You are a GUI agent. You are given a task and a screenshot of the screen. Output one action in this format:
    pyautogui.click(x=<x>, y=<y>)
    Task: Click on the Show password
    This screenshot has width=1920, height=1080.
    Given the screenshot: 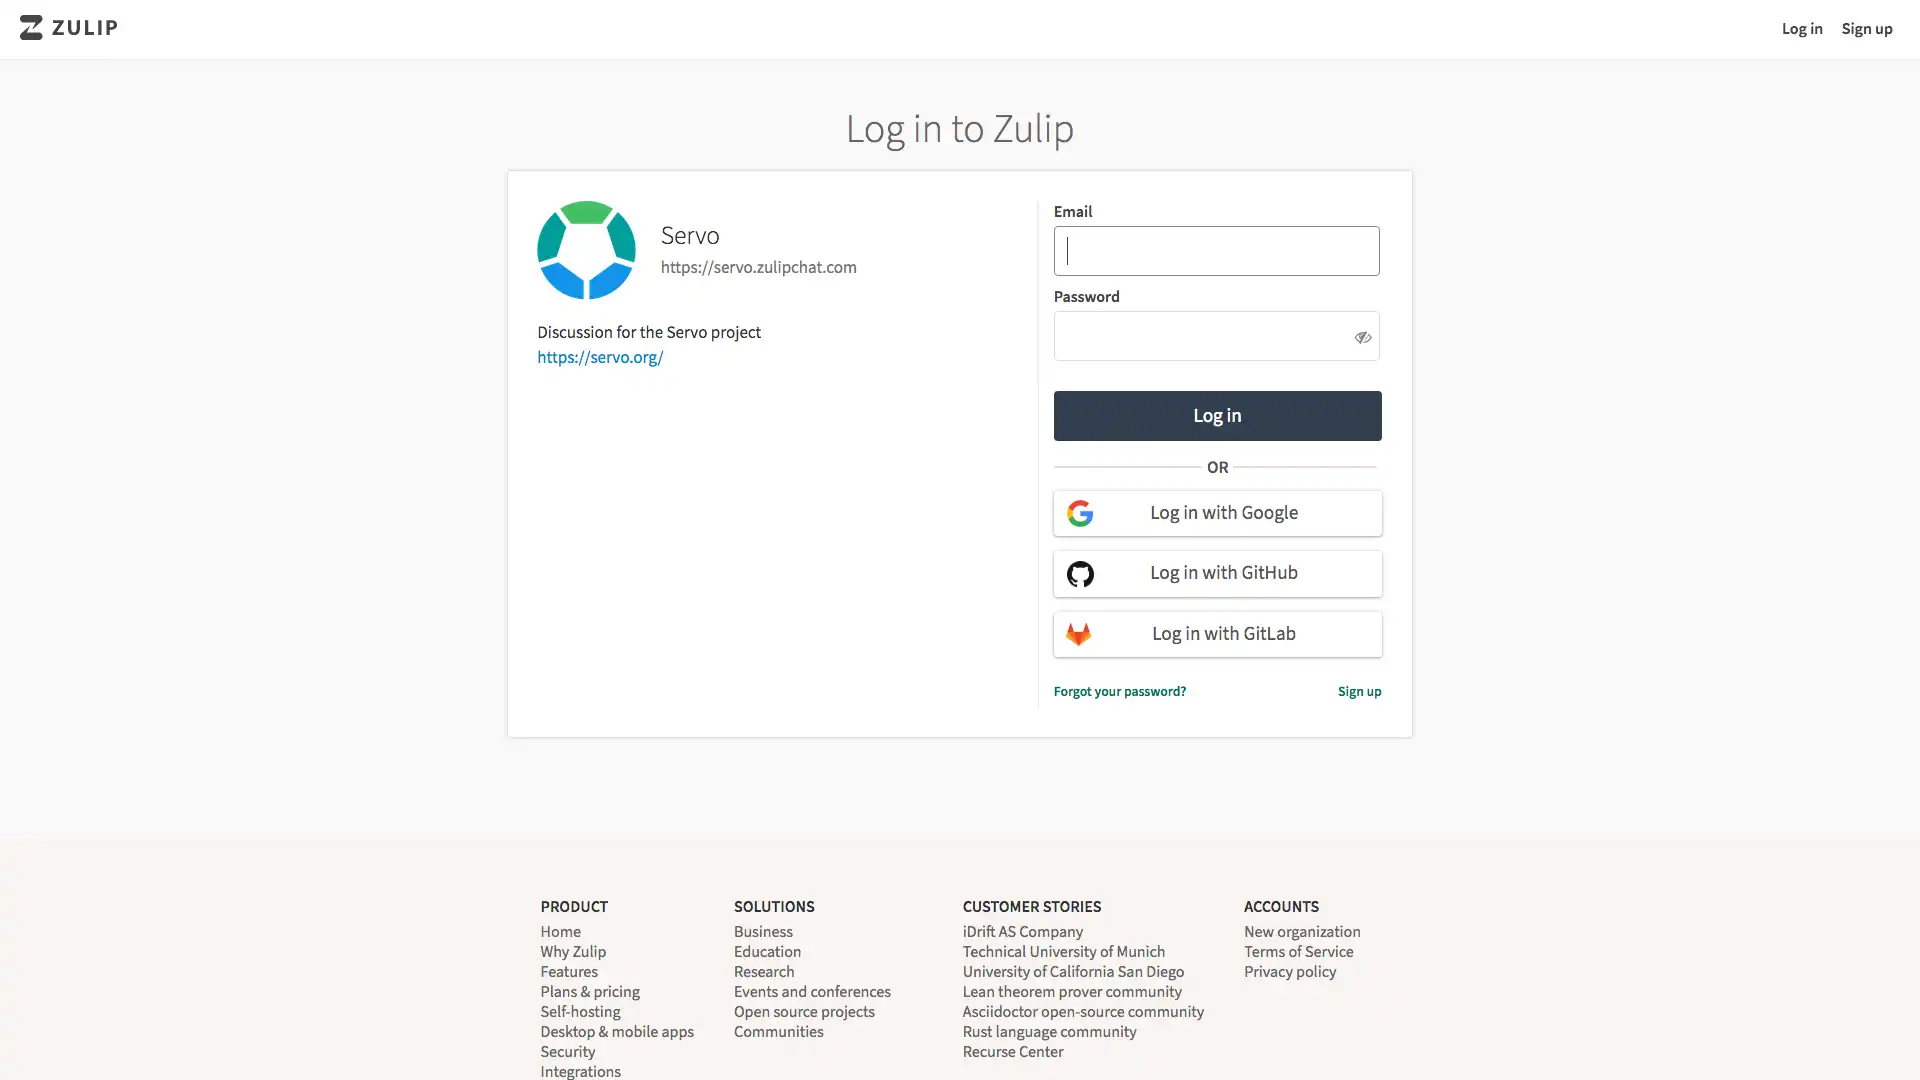 What is the action you would take?
    pyautogui.click(x=1361, y=334)
    